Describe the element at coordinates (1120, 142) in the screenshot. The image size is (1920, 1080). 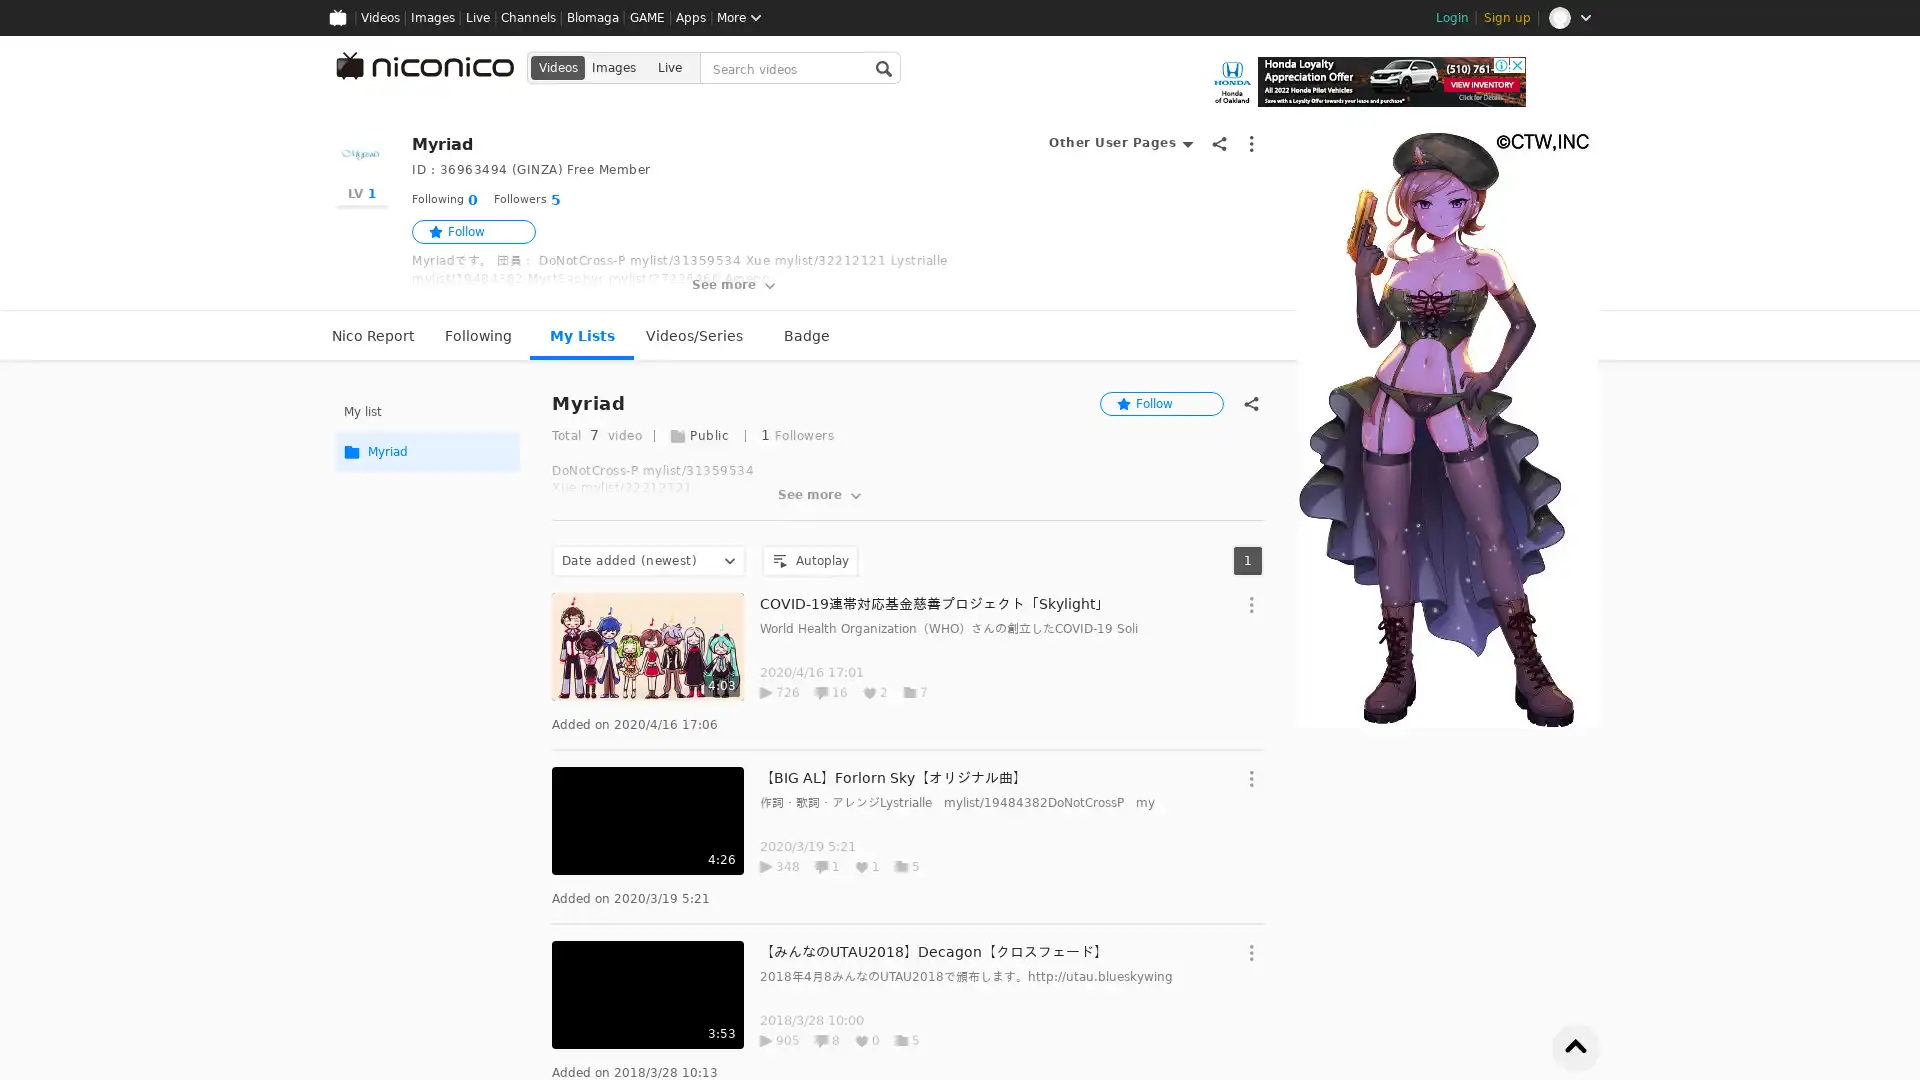
I see `Other User Pages` at that location.